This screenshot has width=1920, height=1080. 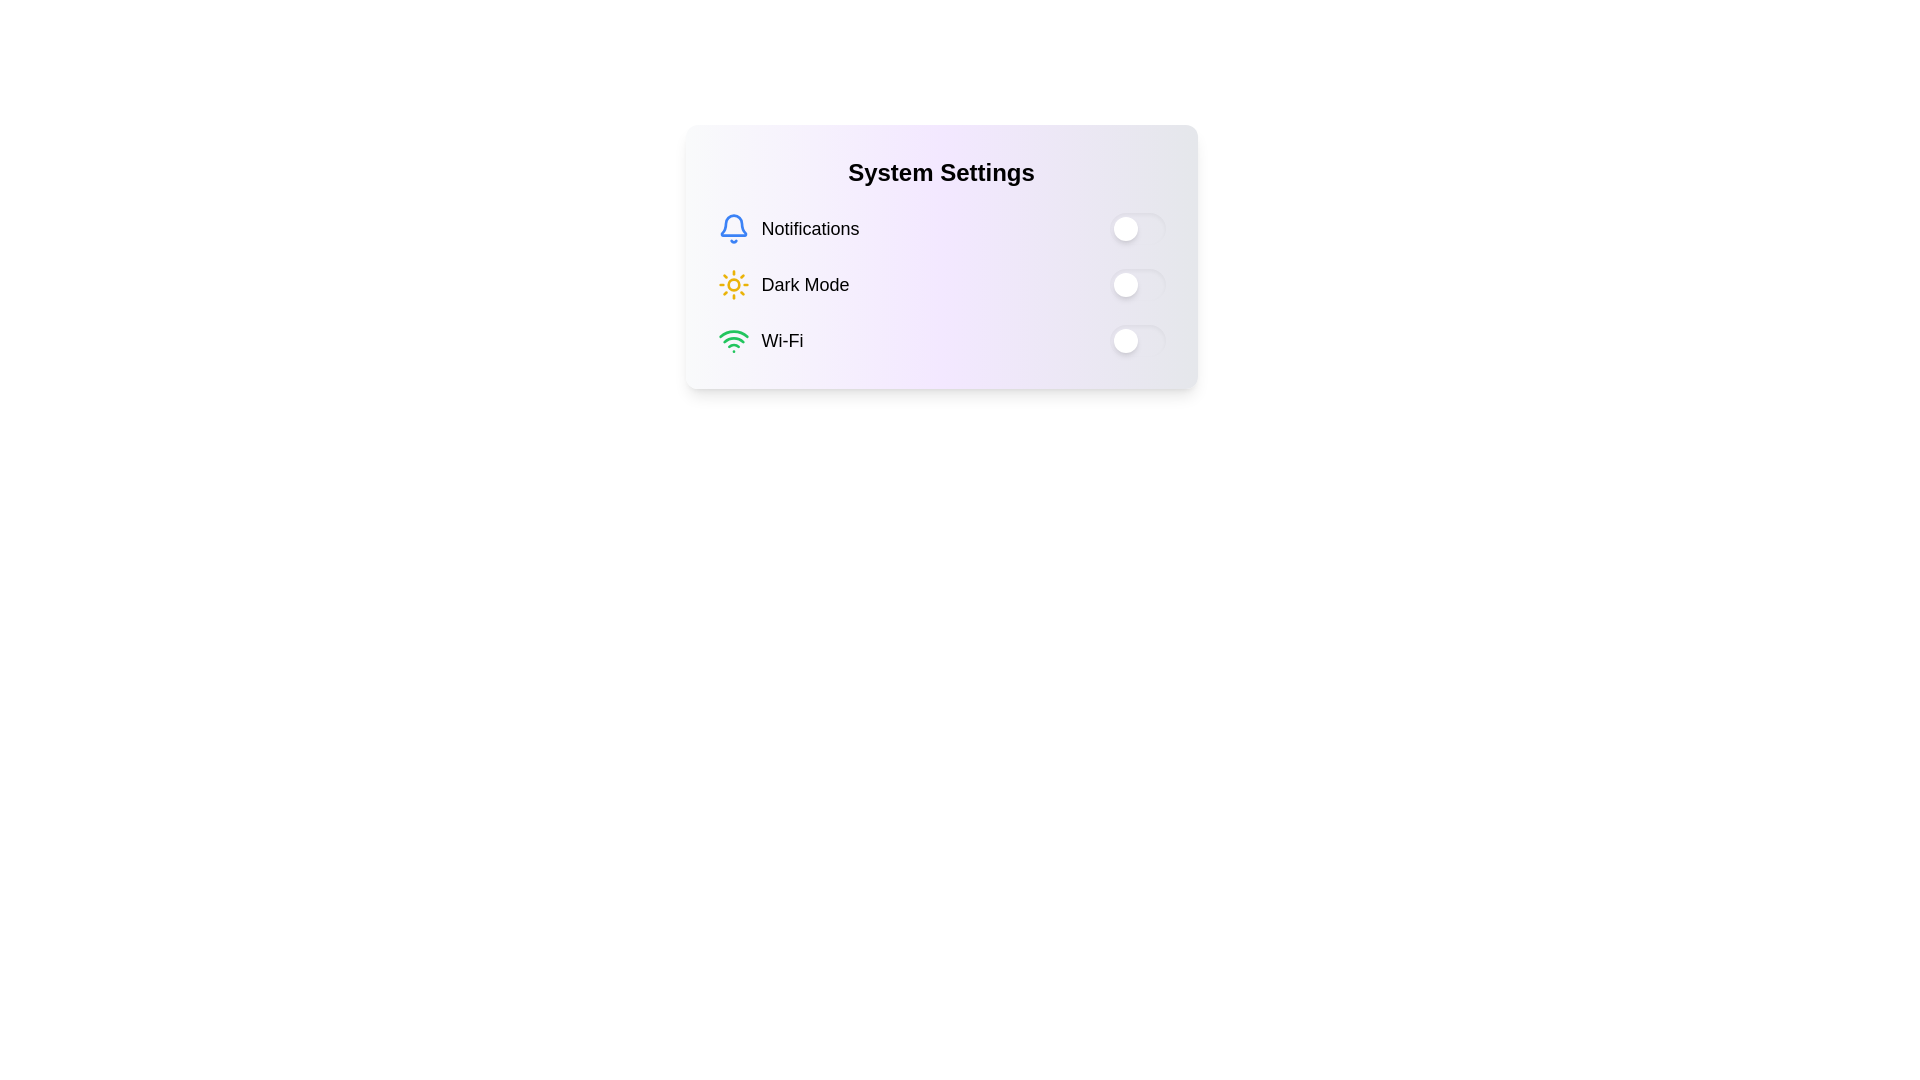 What do you see at coordinates (1137, 339) in the screenshot?
I see `the toggle switch located to the far right of the 'Wi-Fi' row in the 'System Settings' section` at bounding box center [1137, 339].